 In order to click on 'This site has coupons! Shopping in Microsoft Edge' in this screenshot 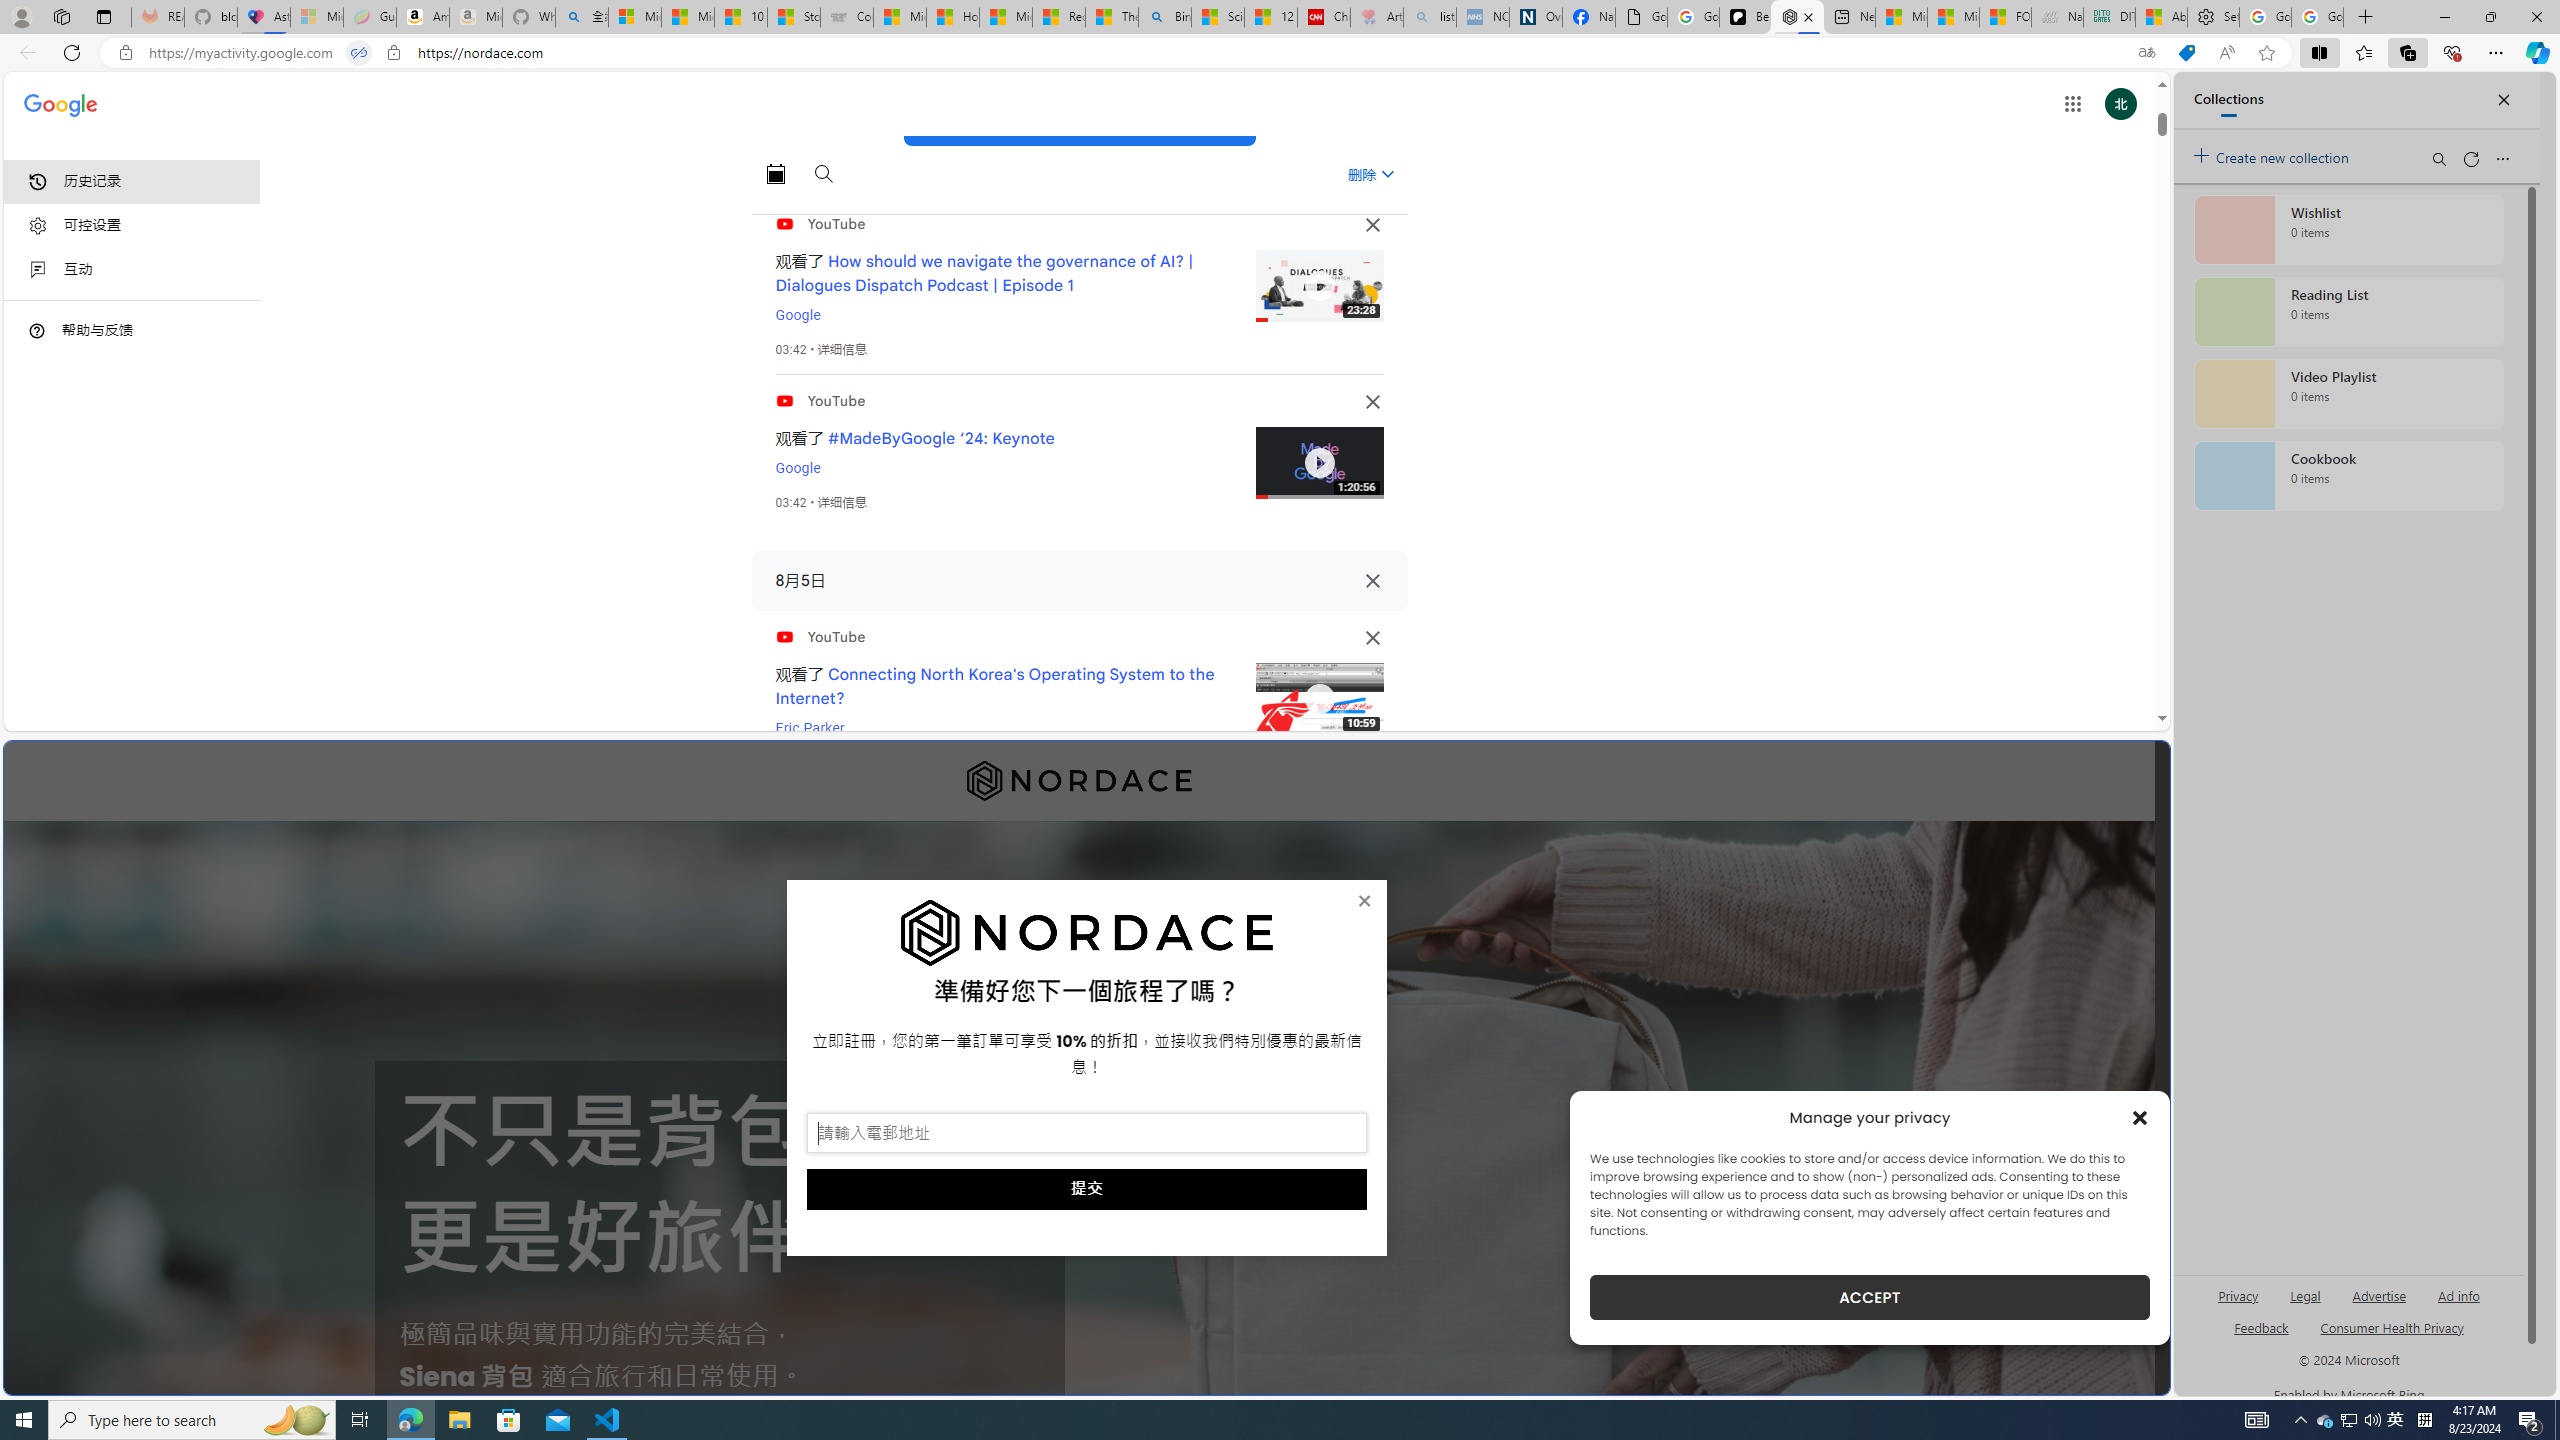, I will do `click(2185, 53)`.